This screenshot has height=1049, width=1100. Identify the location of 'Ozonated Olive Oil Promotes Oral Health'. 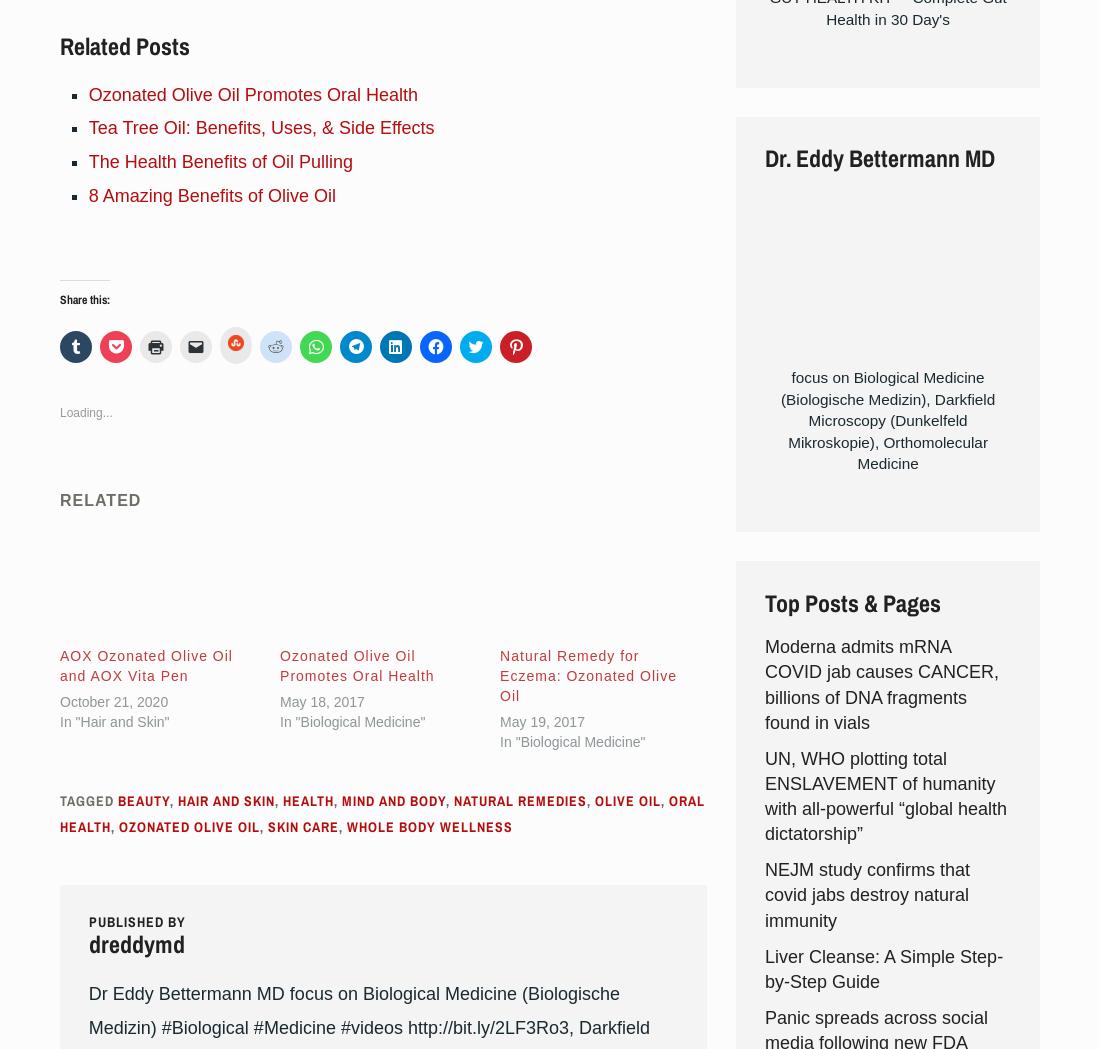
(252, 92).